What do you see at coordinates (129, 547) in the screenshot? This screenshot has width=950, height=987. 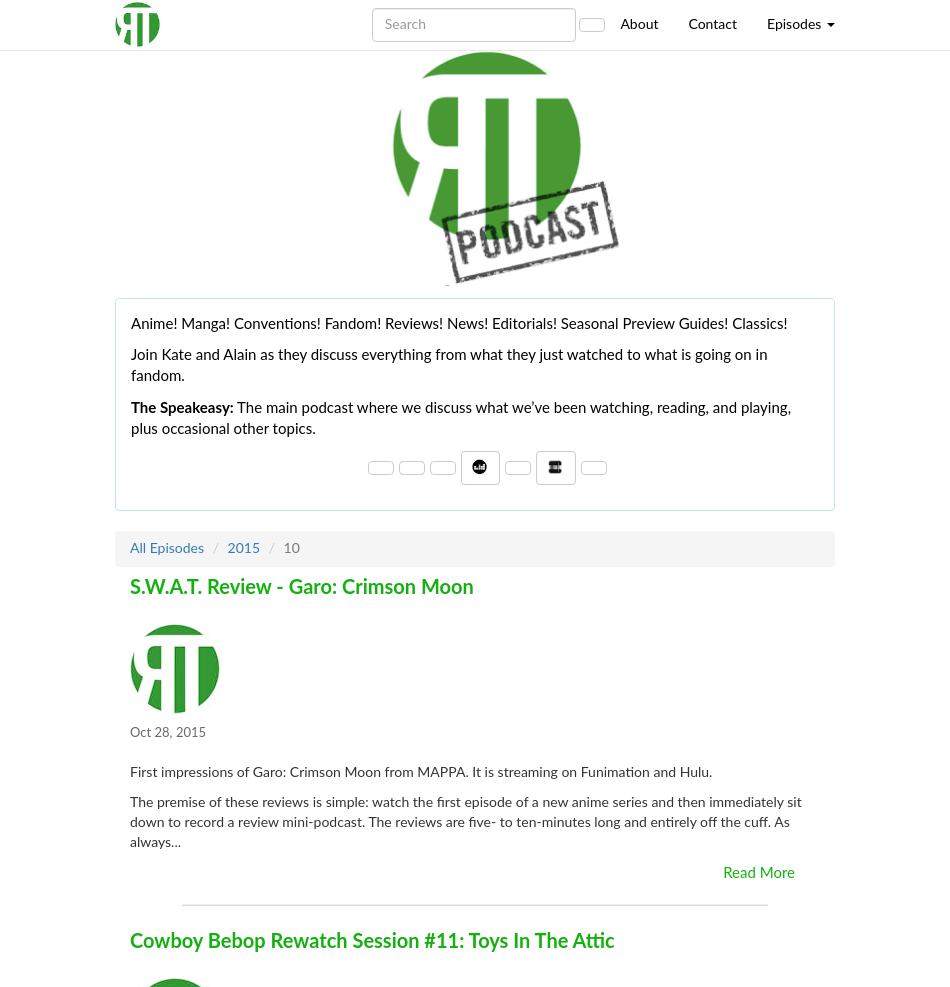 I see `'All Episodes'` at bounding box center [129, 547].